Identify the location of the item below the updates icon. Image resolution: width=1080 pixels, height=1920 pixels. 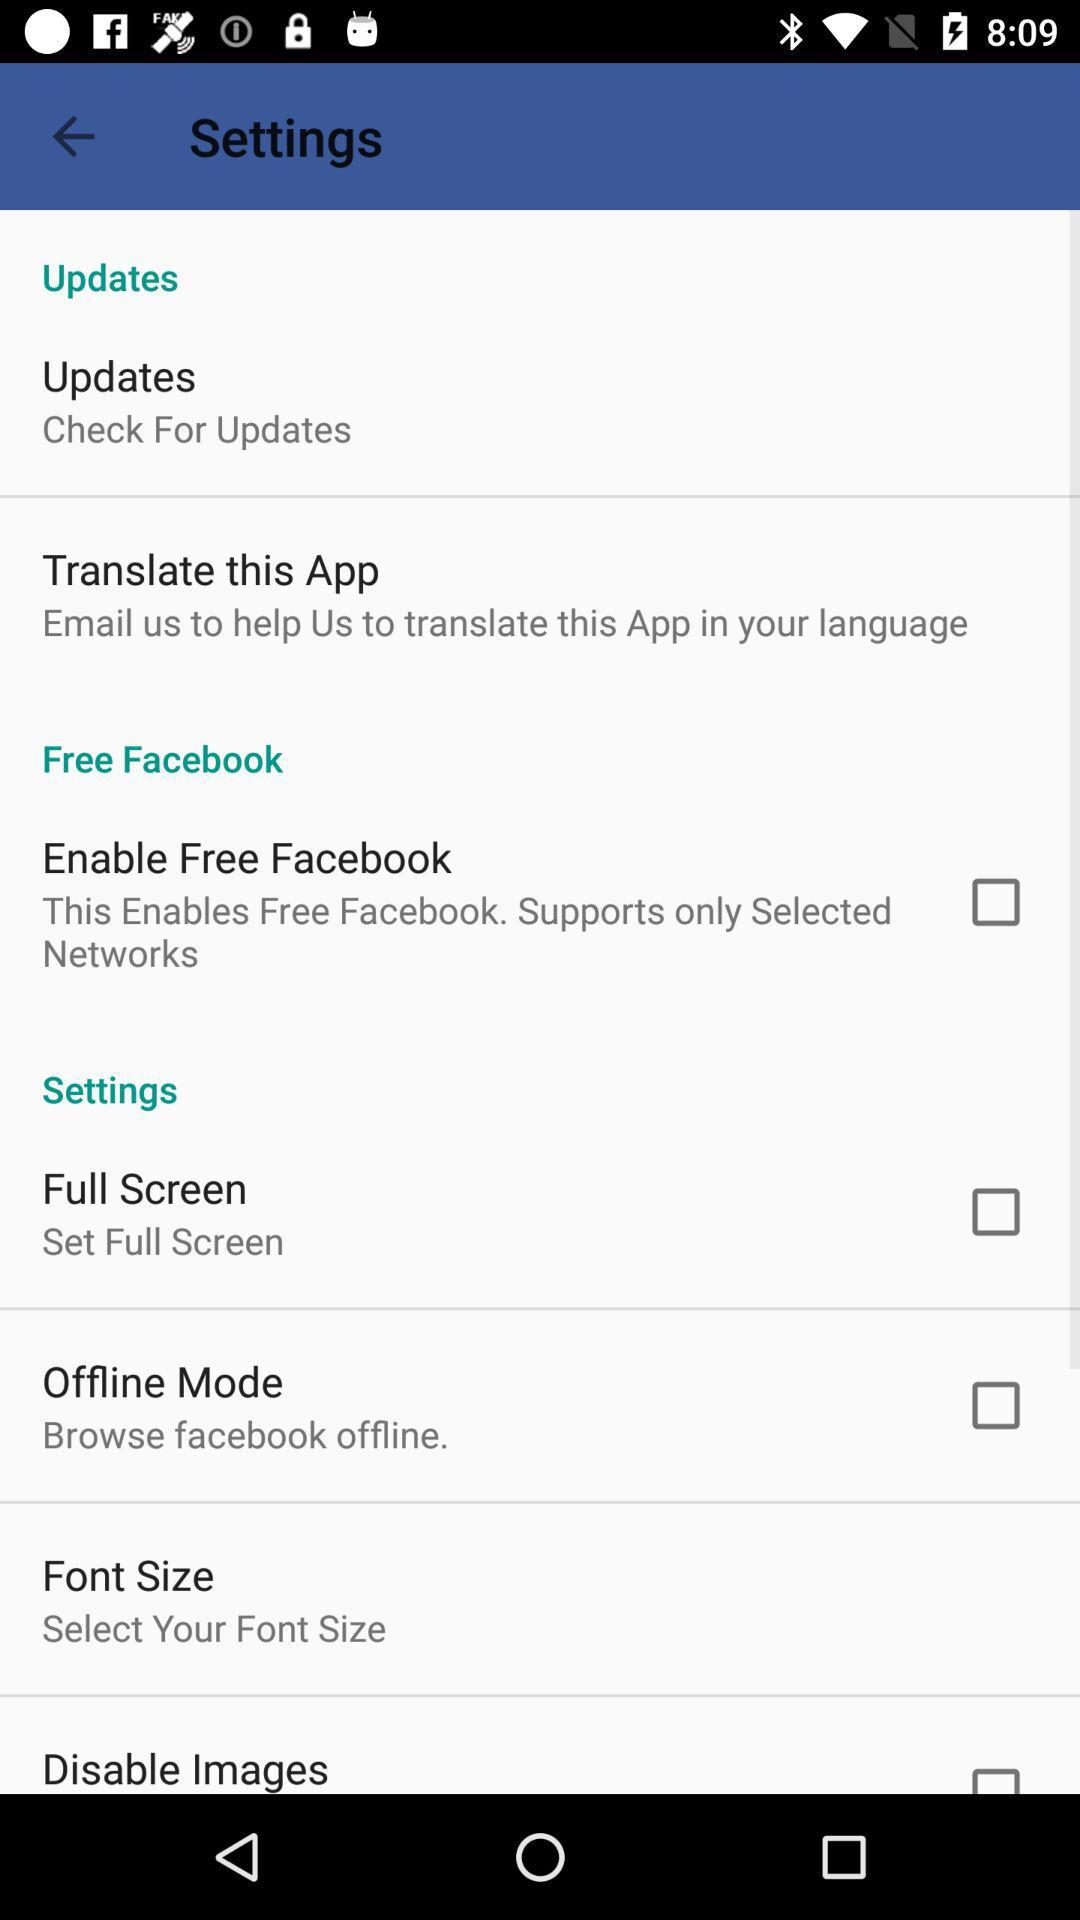
(196, 427).